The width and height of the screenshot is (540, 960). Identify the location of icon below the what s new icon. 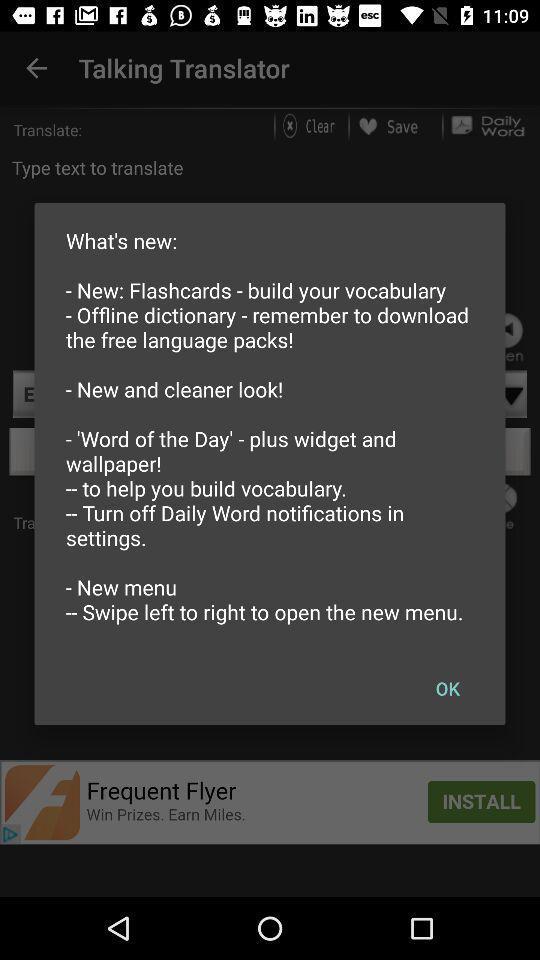
(447, 688).